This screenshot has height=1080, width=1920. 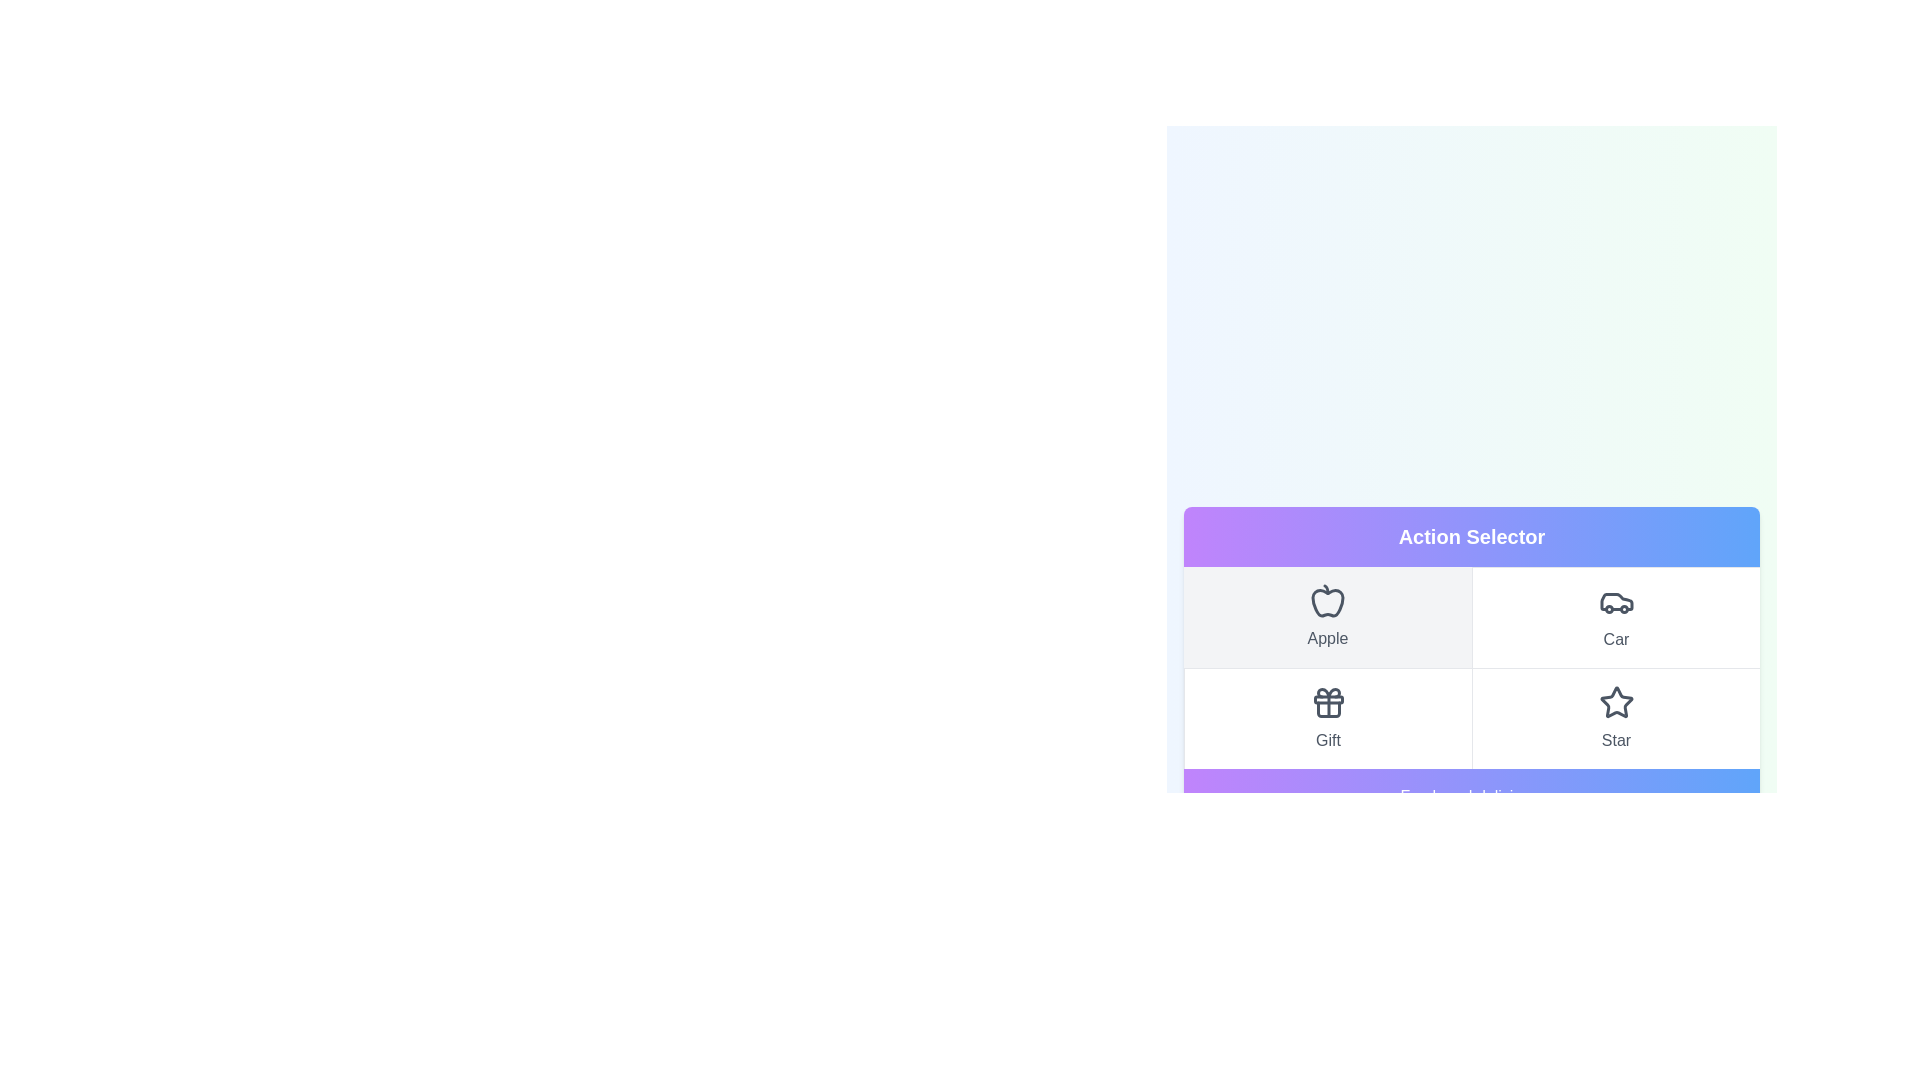 What do you see at coordinates (1616, 640) in the screenshot?
I see `text from the Text Label situated below the car icon, which serves as a descriptive marker for it` at bounding box center [1616, 640].